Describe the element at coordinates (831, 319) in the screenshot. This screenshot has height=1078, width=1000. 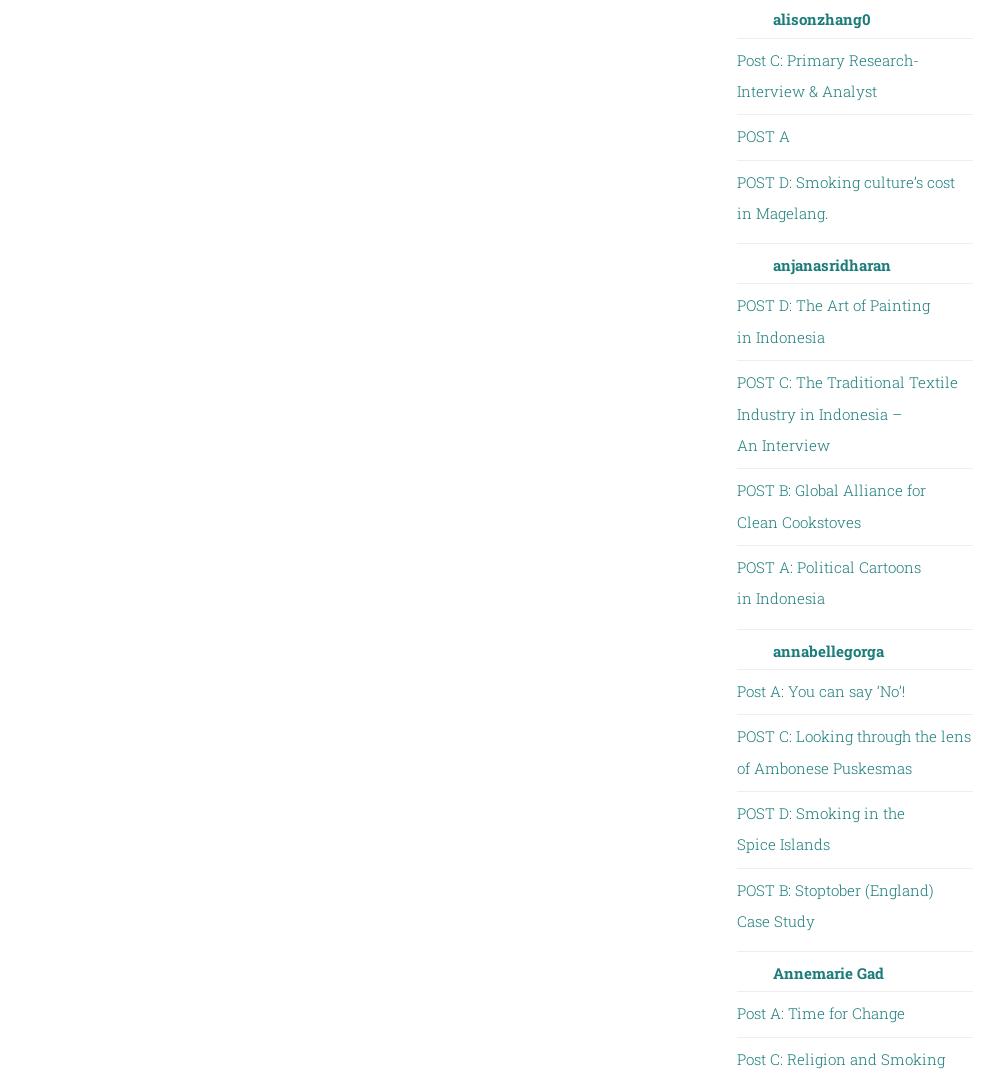
I see `'POST D: The Art of Painting in Indonesia'` at that location.